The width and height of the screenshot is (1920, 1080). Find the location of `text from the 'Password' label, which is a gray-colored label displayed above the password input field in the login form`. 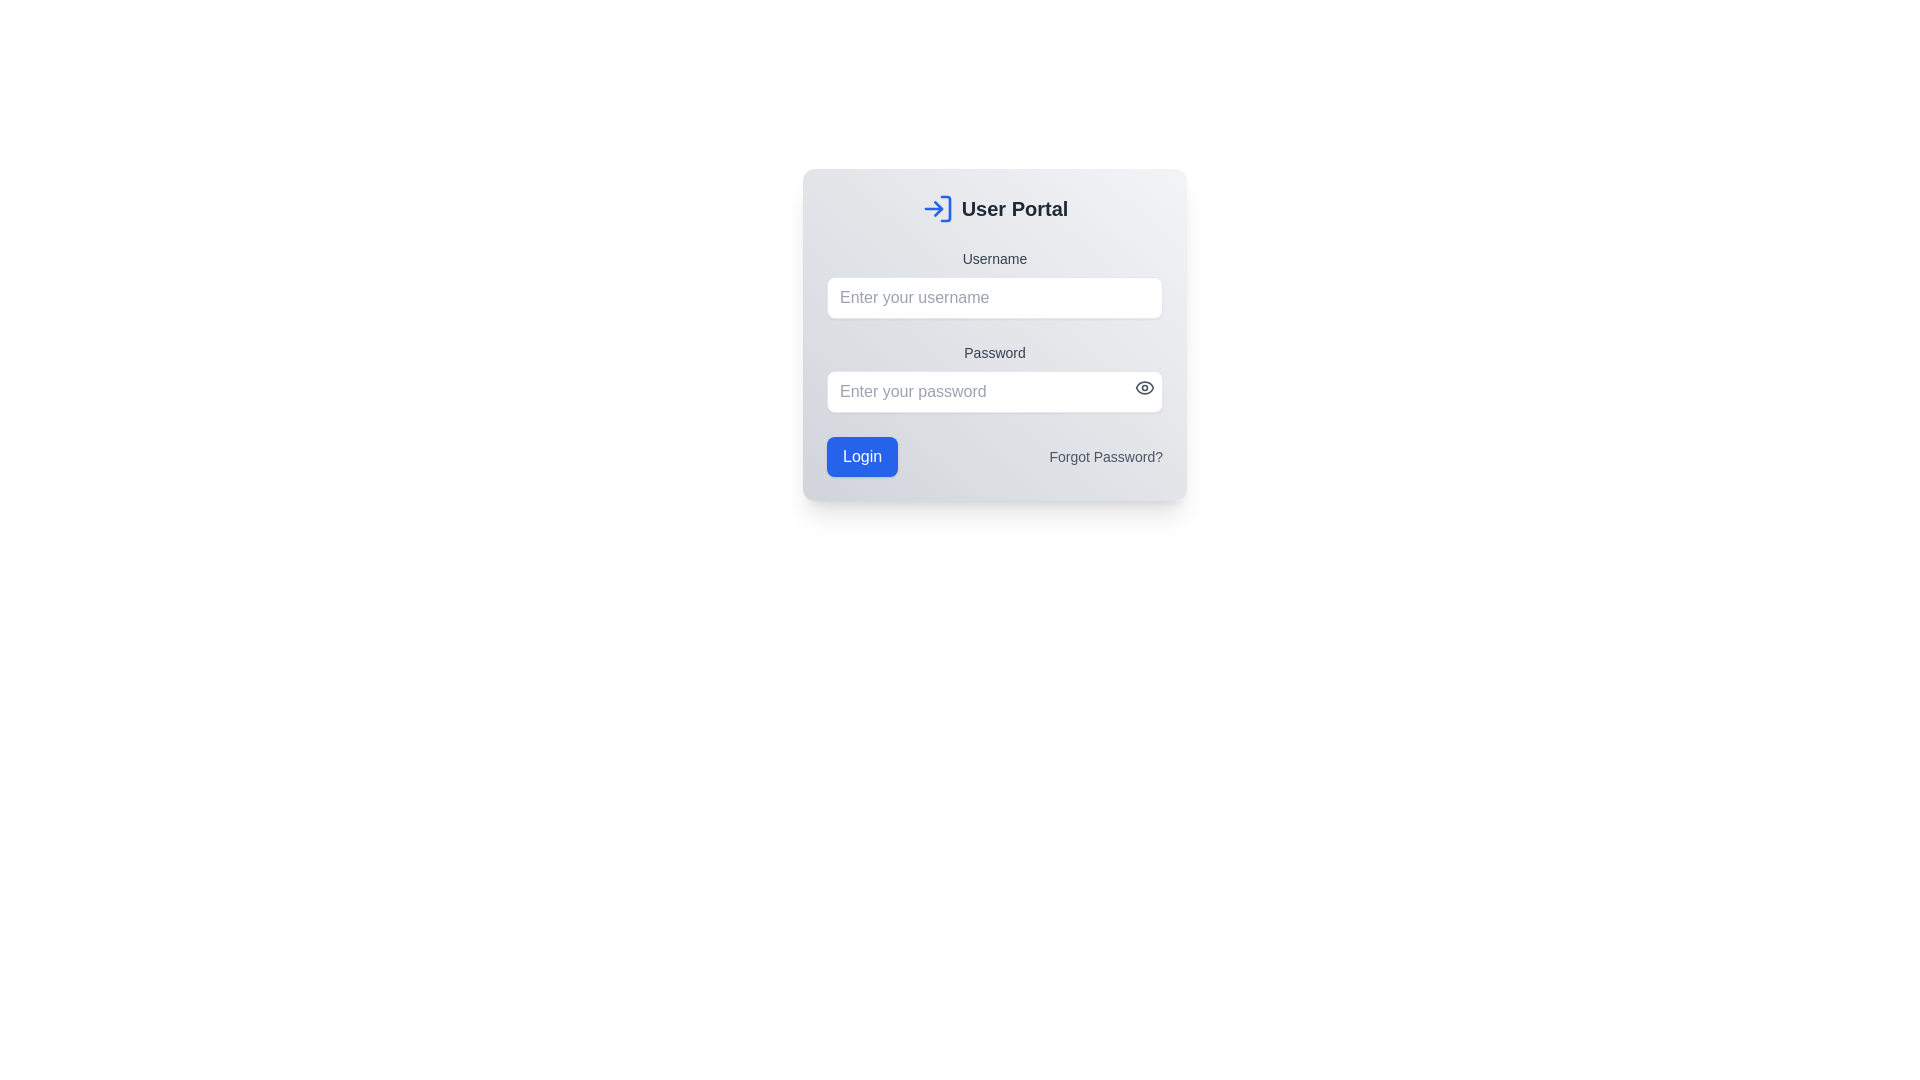

text from the 'Password' label, which is a gray-colored label displayed above the password input field in the login form is located at coordinates (994, 352).